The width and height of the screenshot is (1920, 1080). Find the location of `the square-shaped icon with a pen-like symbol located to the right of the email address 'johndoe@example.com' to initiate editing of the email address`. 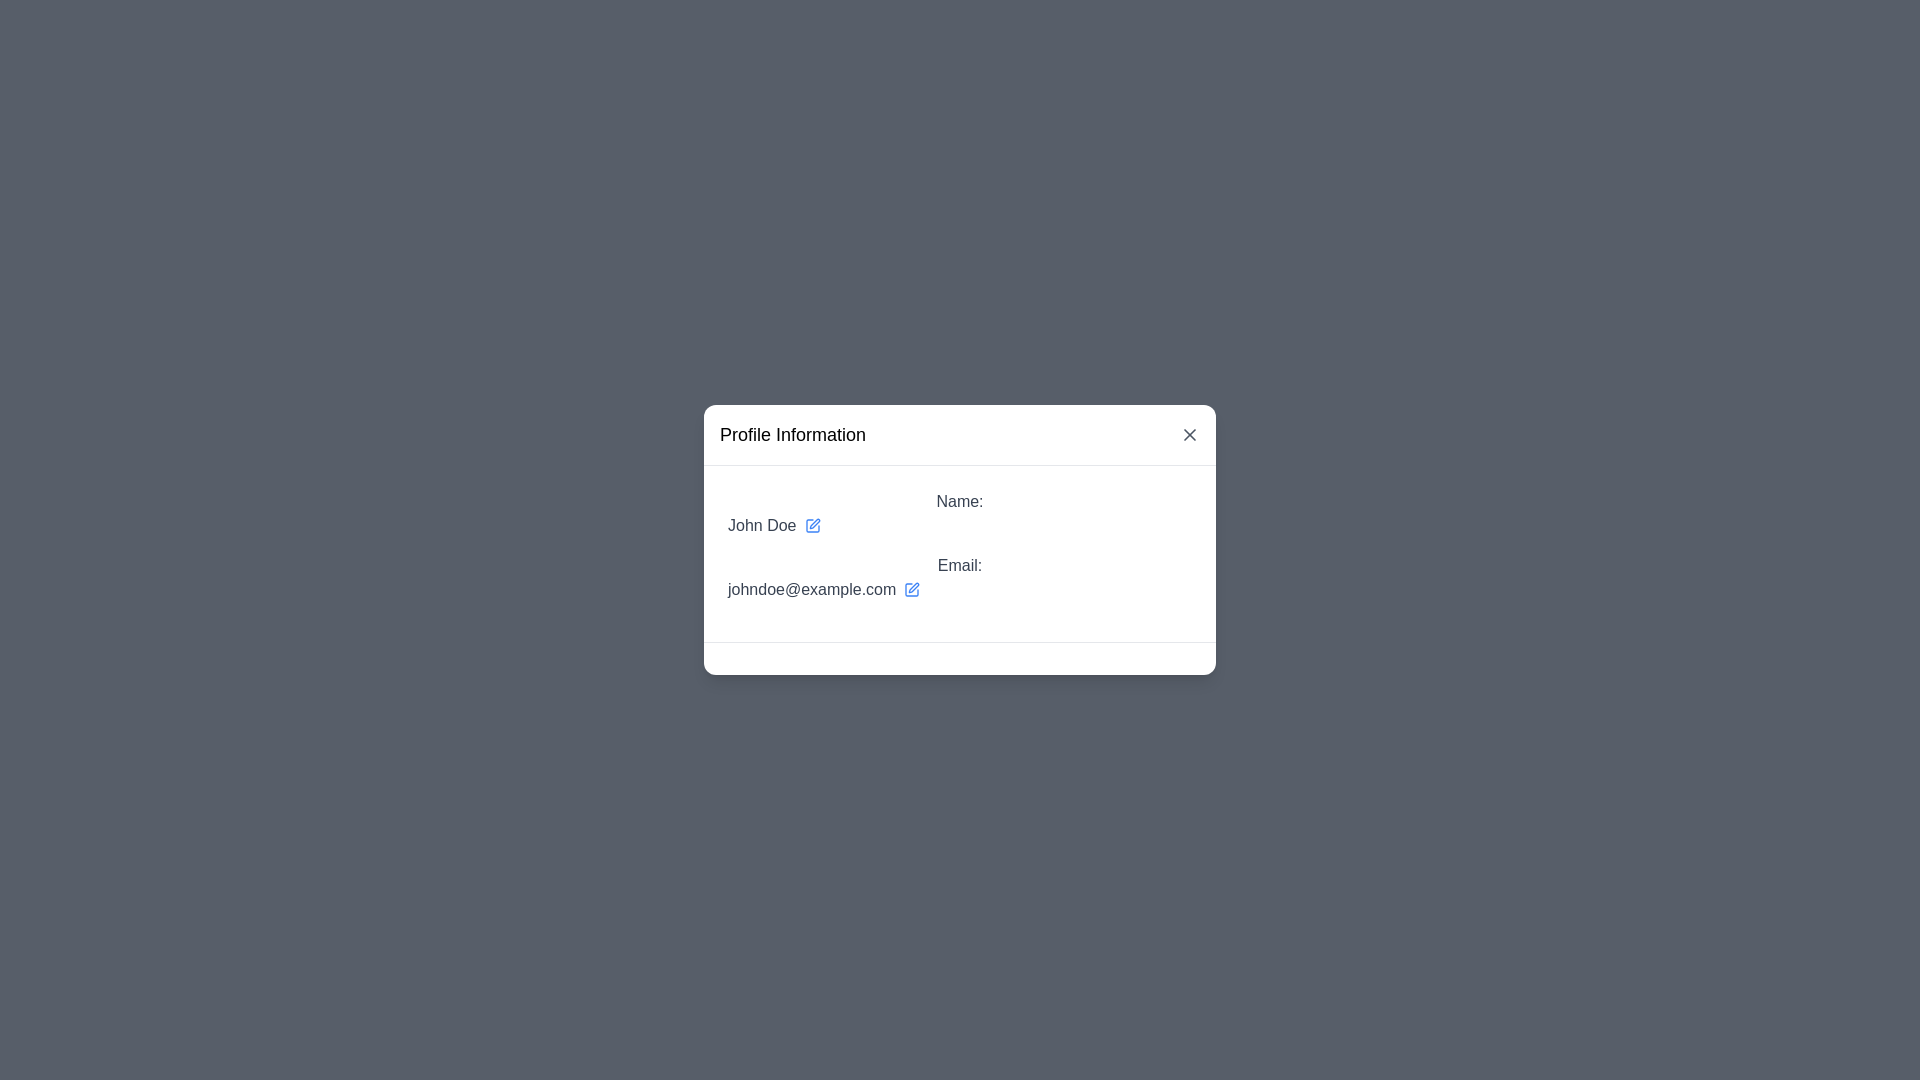

the square-shaped icon with a pen-like symbol located to the right of the email address 'johndoe@example.com' to initiate editing of the email address is located at coordinates (911, 589).